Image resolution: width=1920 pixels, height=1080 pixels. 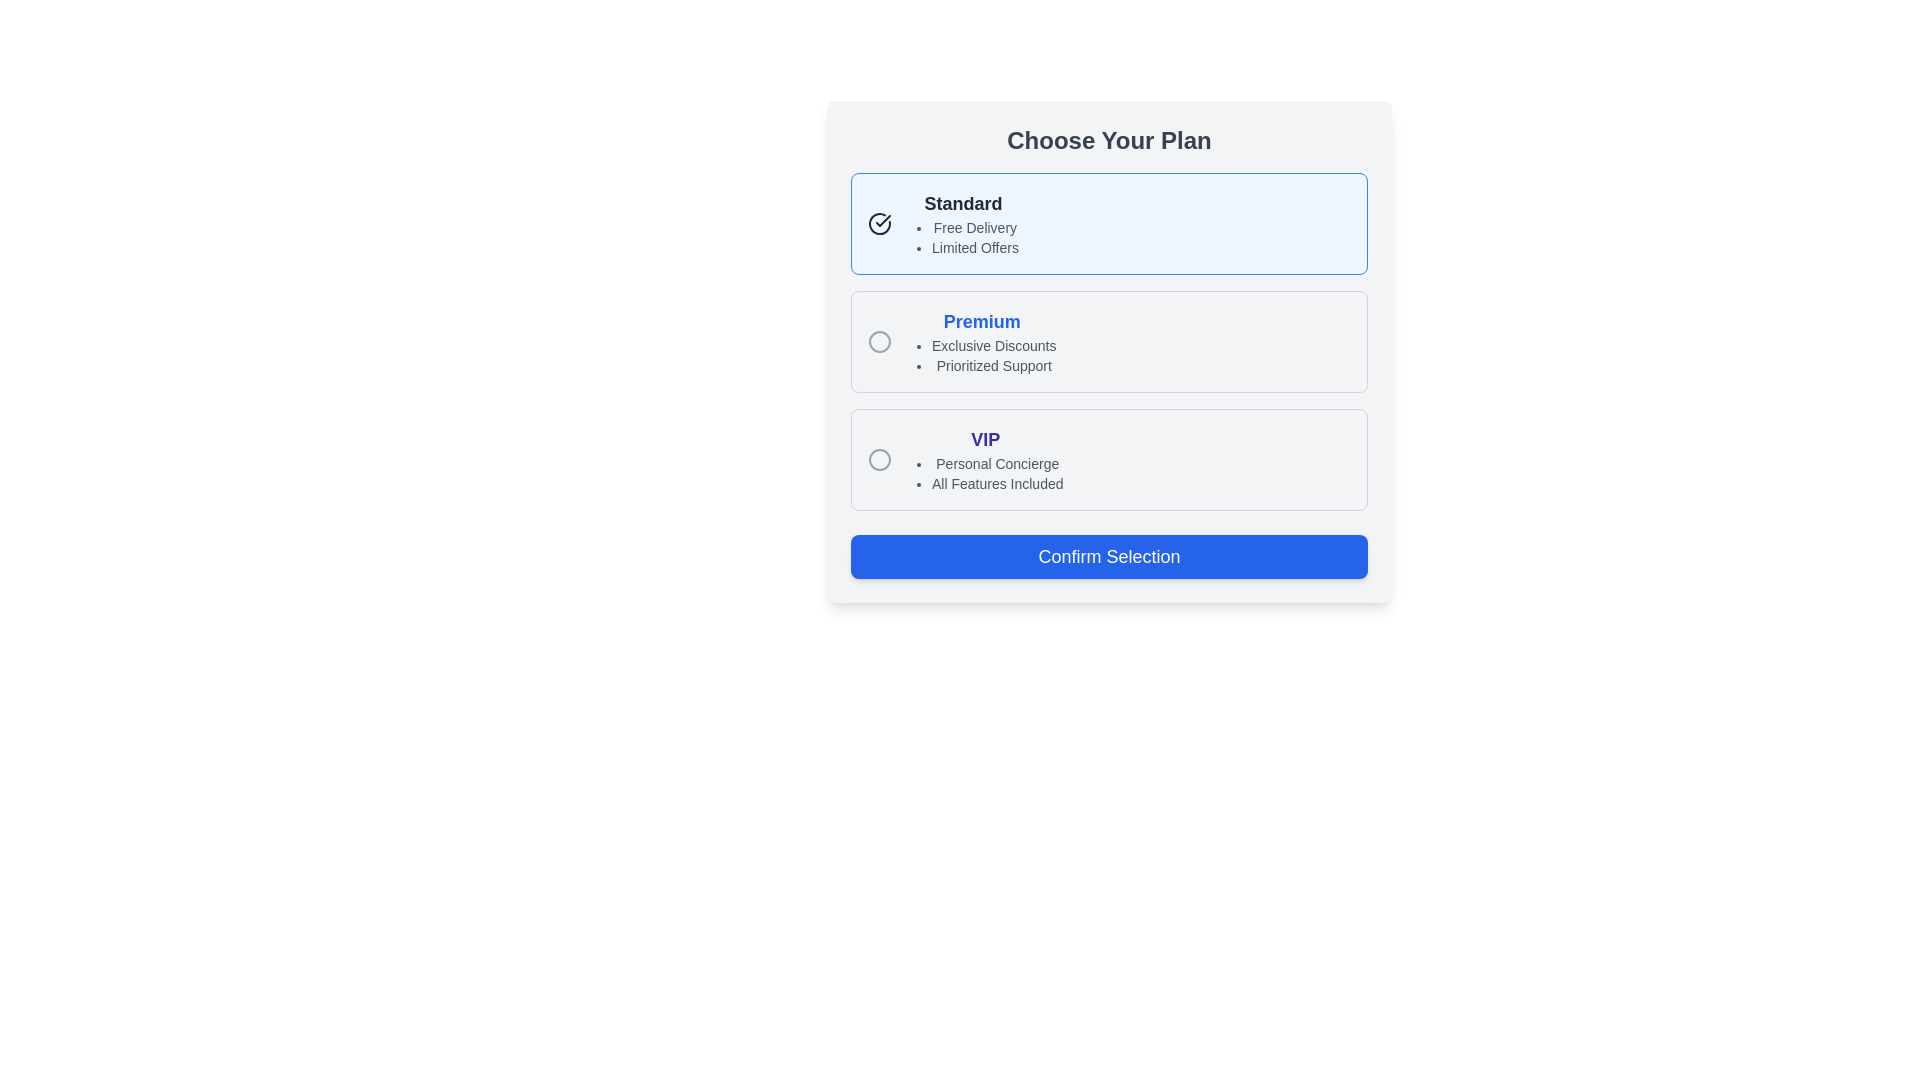 I want to click on the 'Prioritized Support' text label which is the second item in the bulleted list under the 'Premium' subscription tier section, so click(x=994, y=366).